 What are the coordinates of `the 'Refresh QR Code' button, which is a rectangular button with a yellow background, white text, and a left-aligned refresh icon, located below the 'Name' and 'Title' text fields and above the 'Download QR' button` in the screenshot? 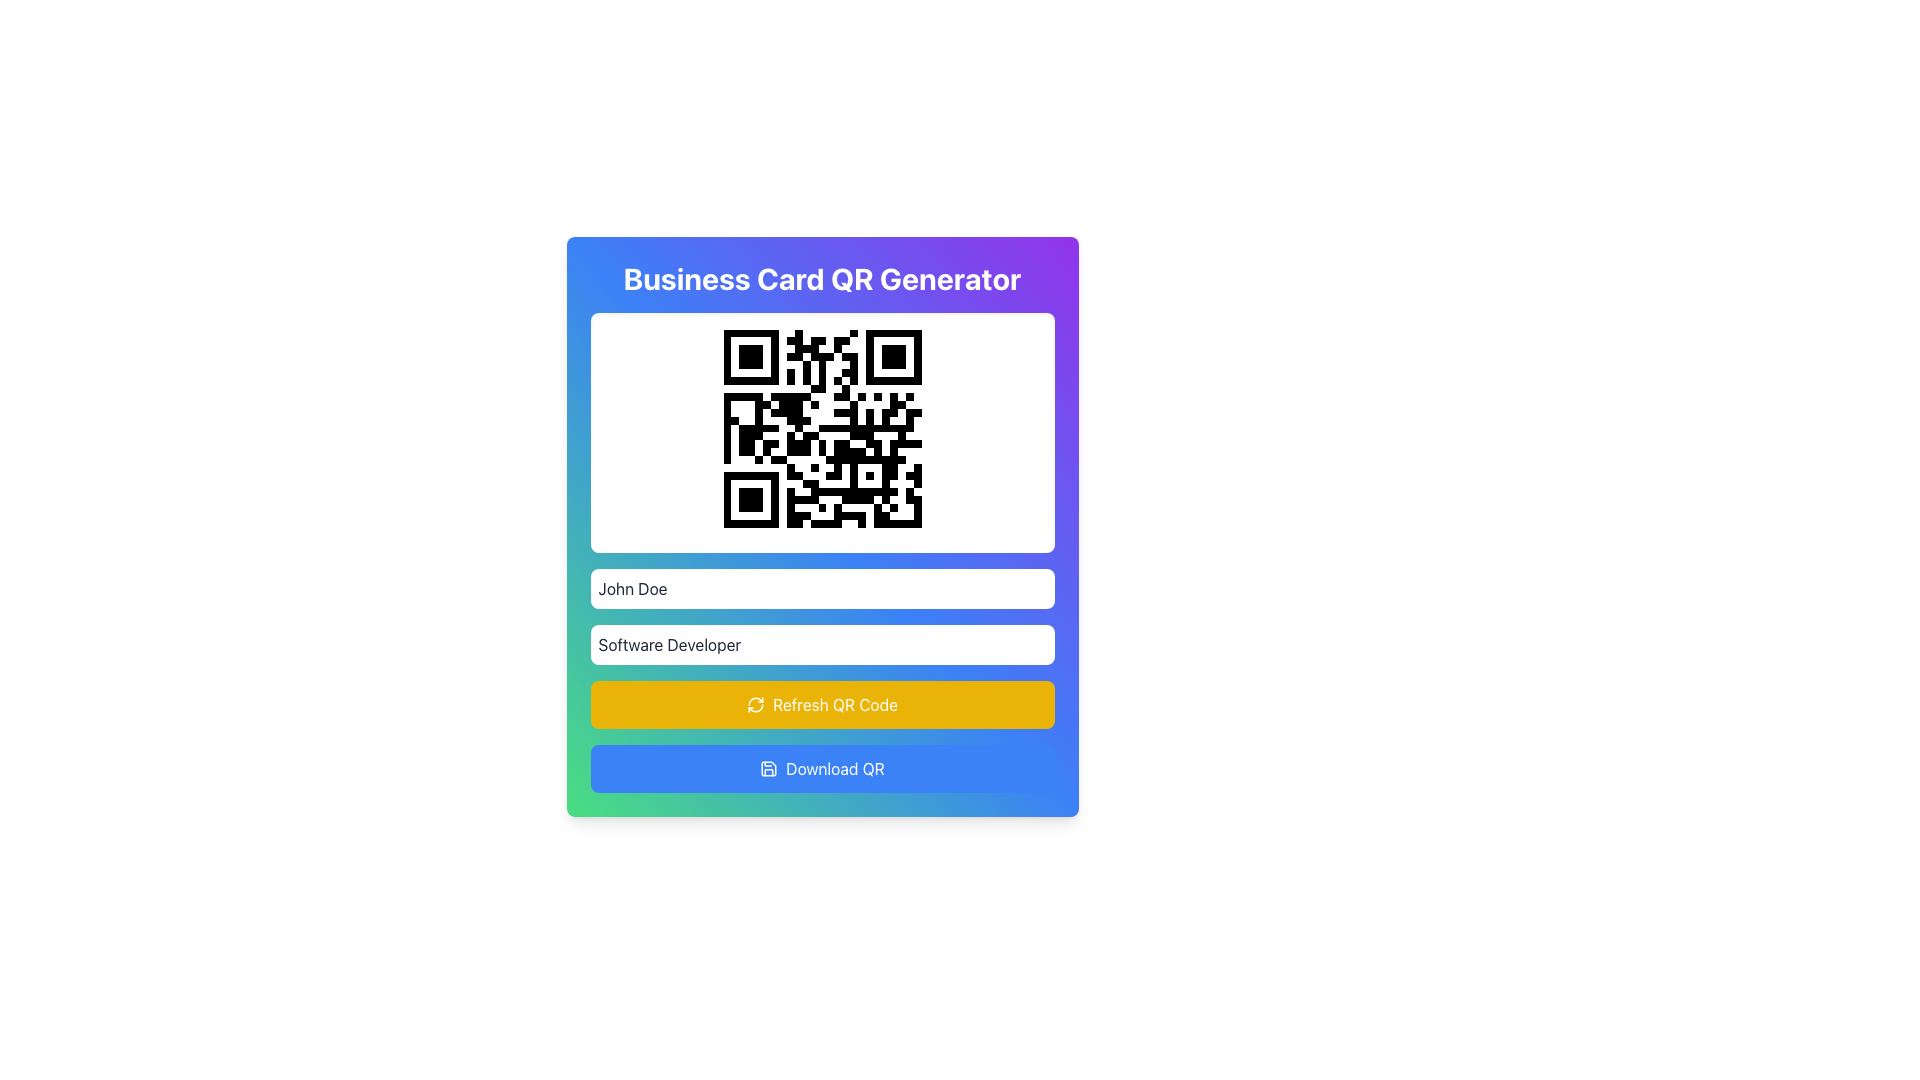 It's located at (822, 704).